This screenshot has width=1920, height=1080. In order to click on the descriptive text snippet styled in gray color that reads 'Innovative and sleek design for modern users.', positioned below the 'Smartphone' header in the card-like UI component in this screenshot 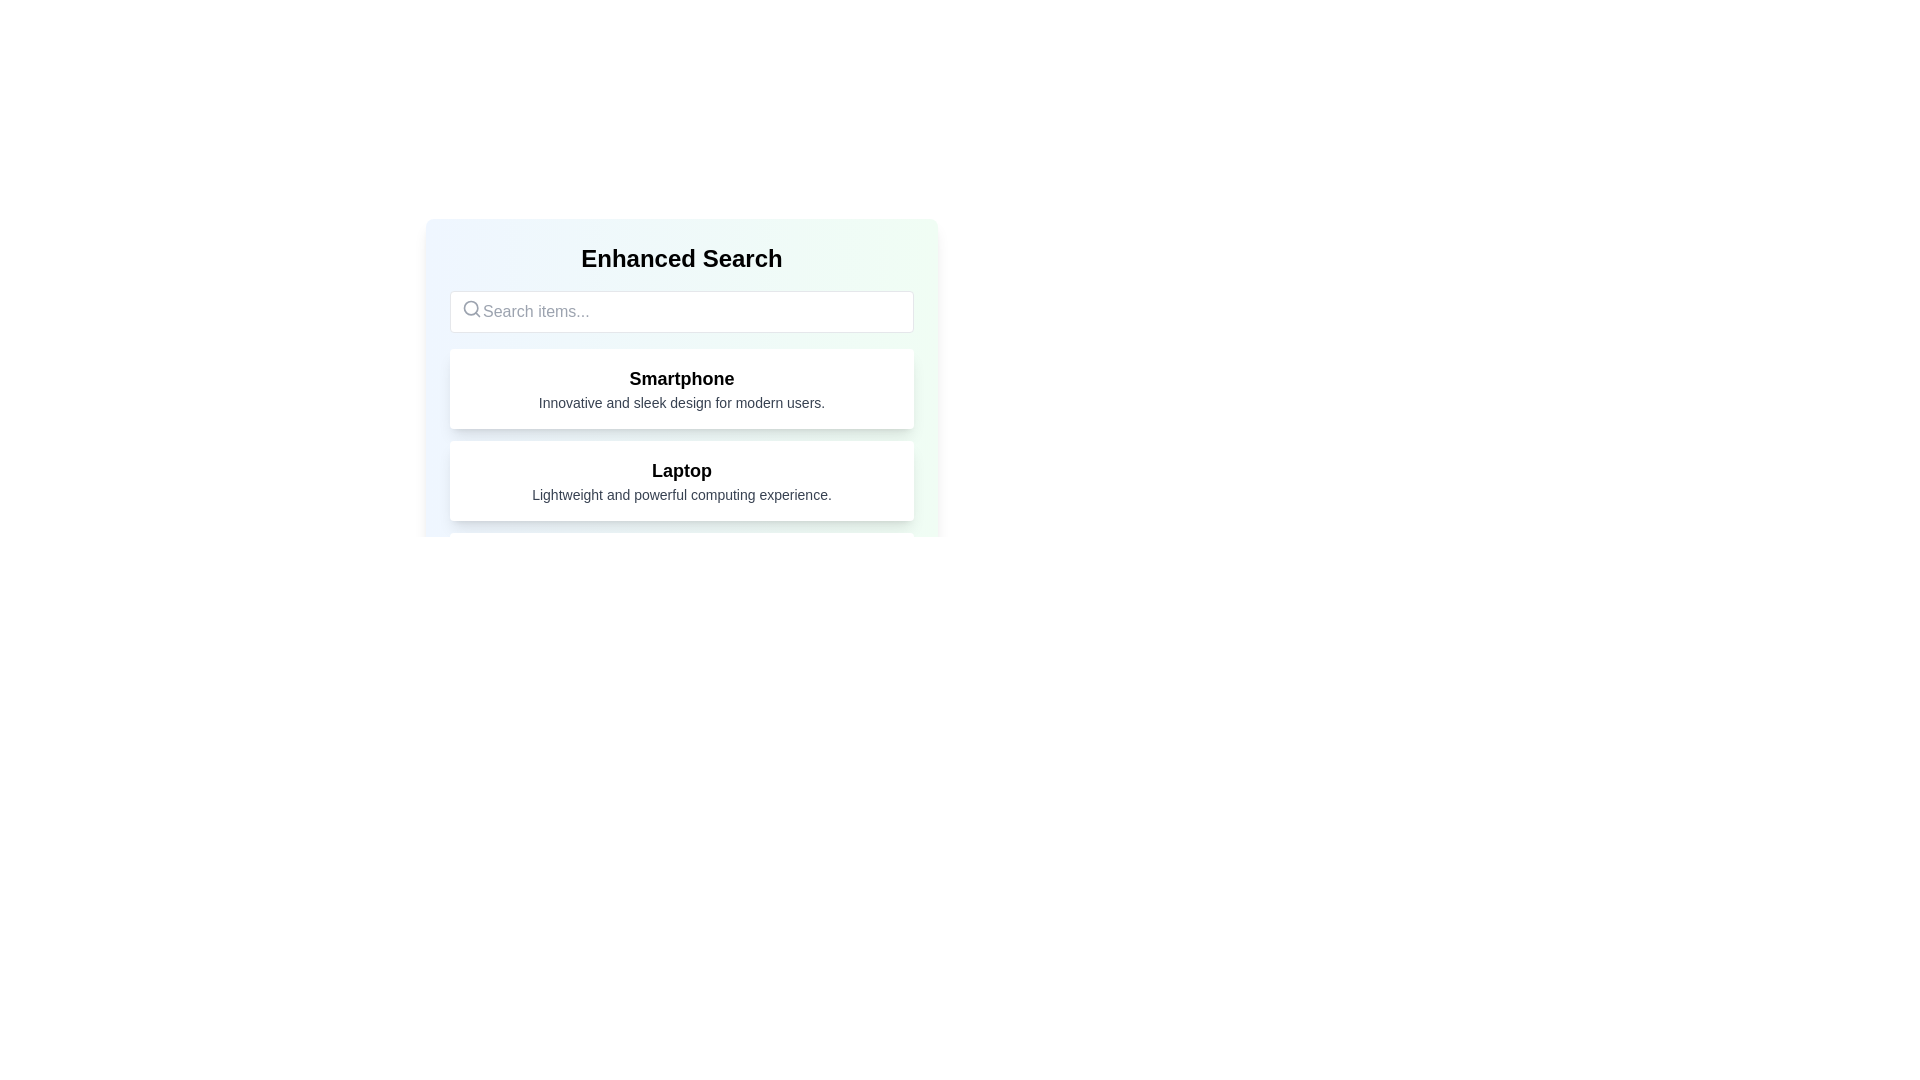, I will do `click(681, 402)`.